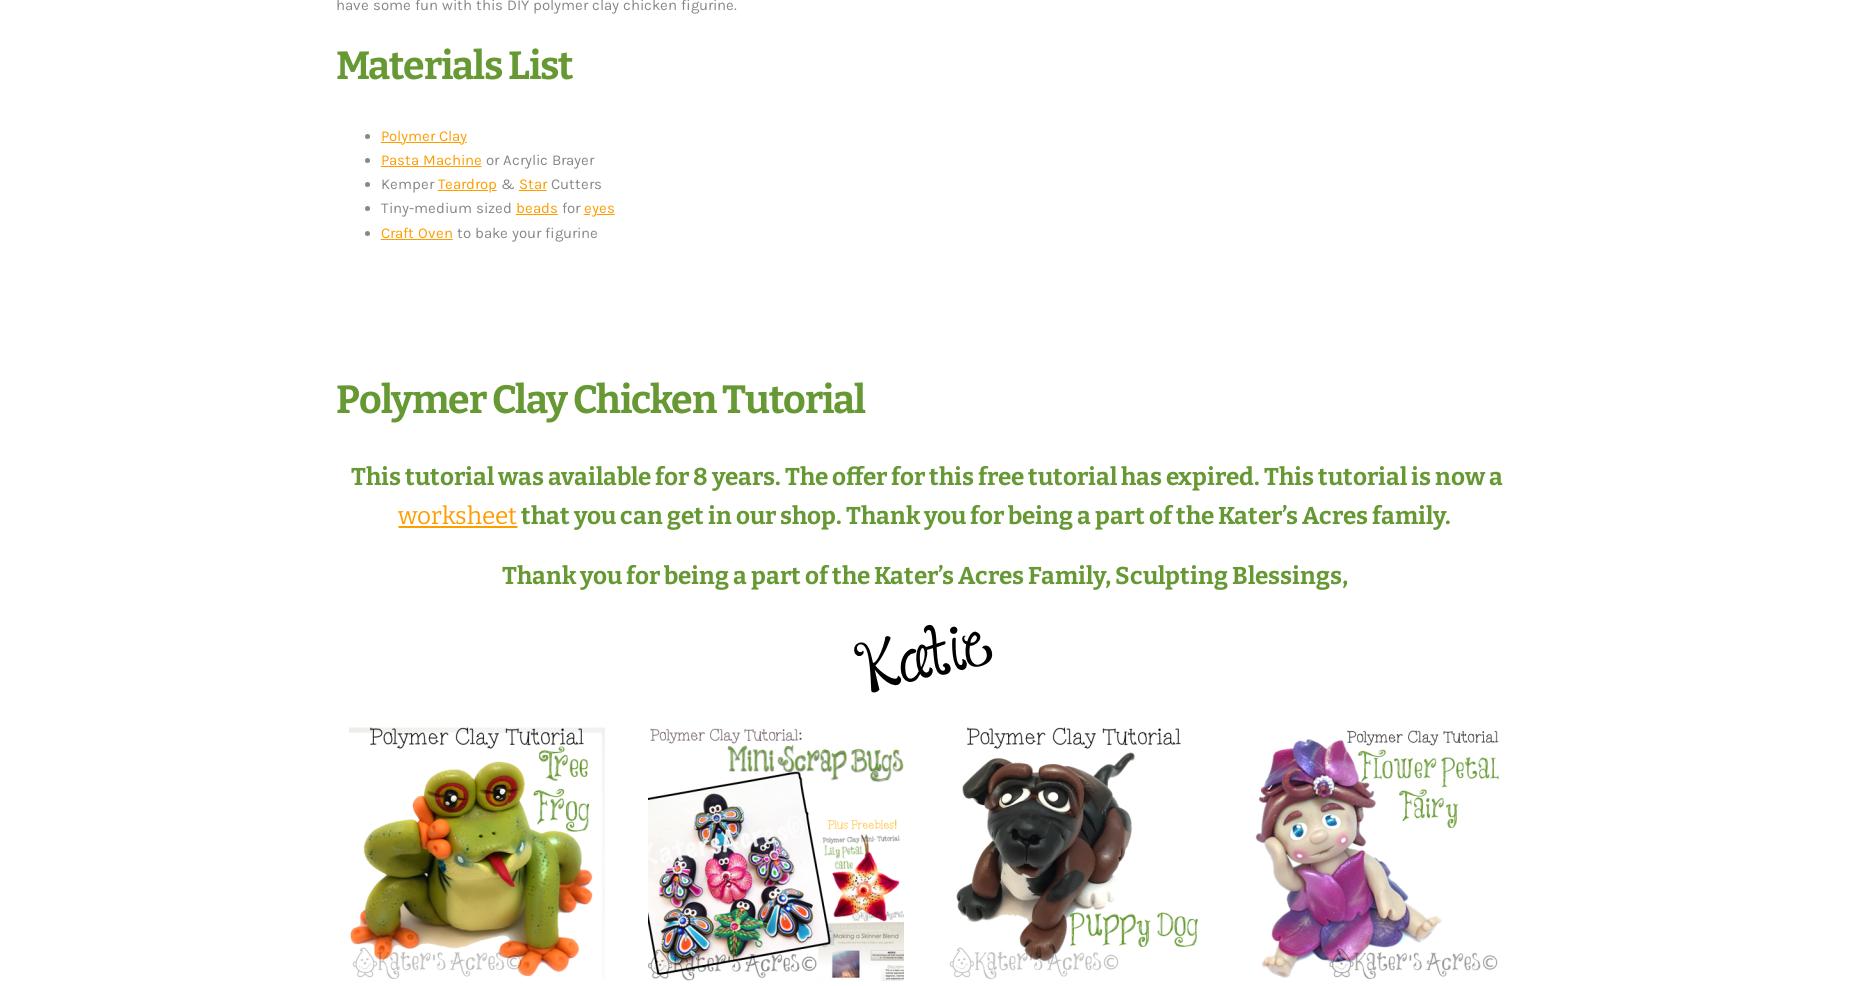 Image resolution: width=1850 pixels, height=986 pixels. Describe the element at coordinates (421, 134) in the screenshot. I see `'Polymer Clay'` at that location.